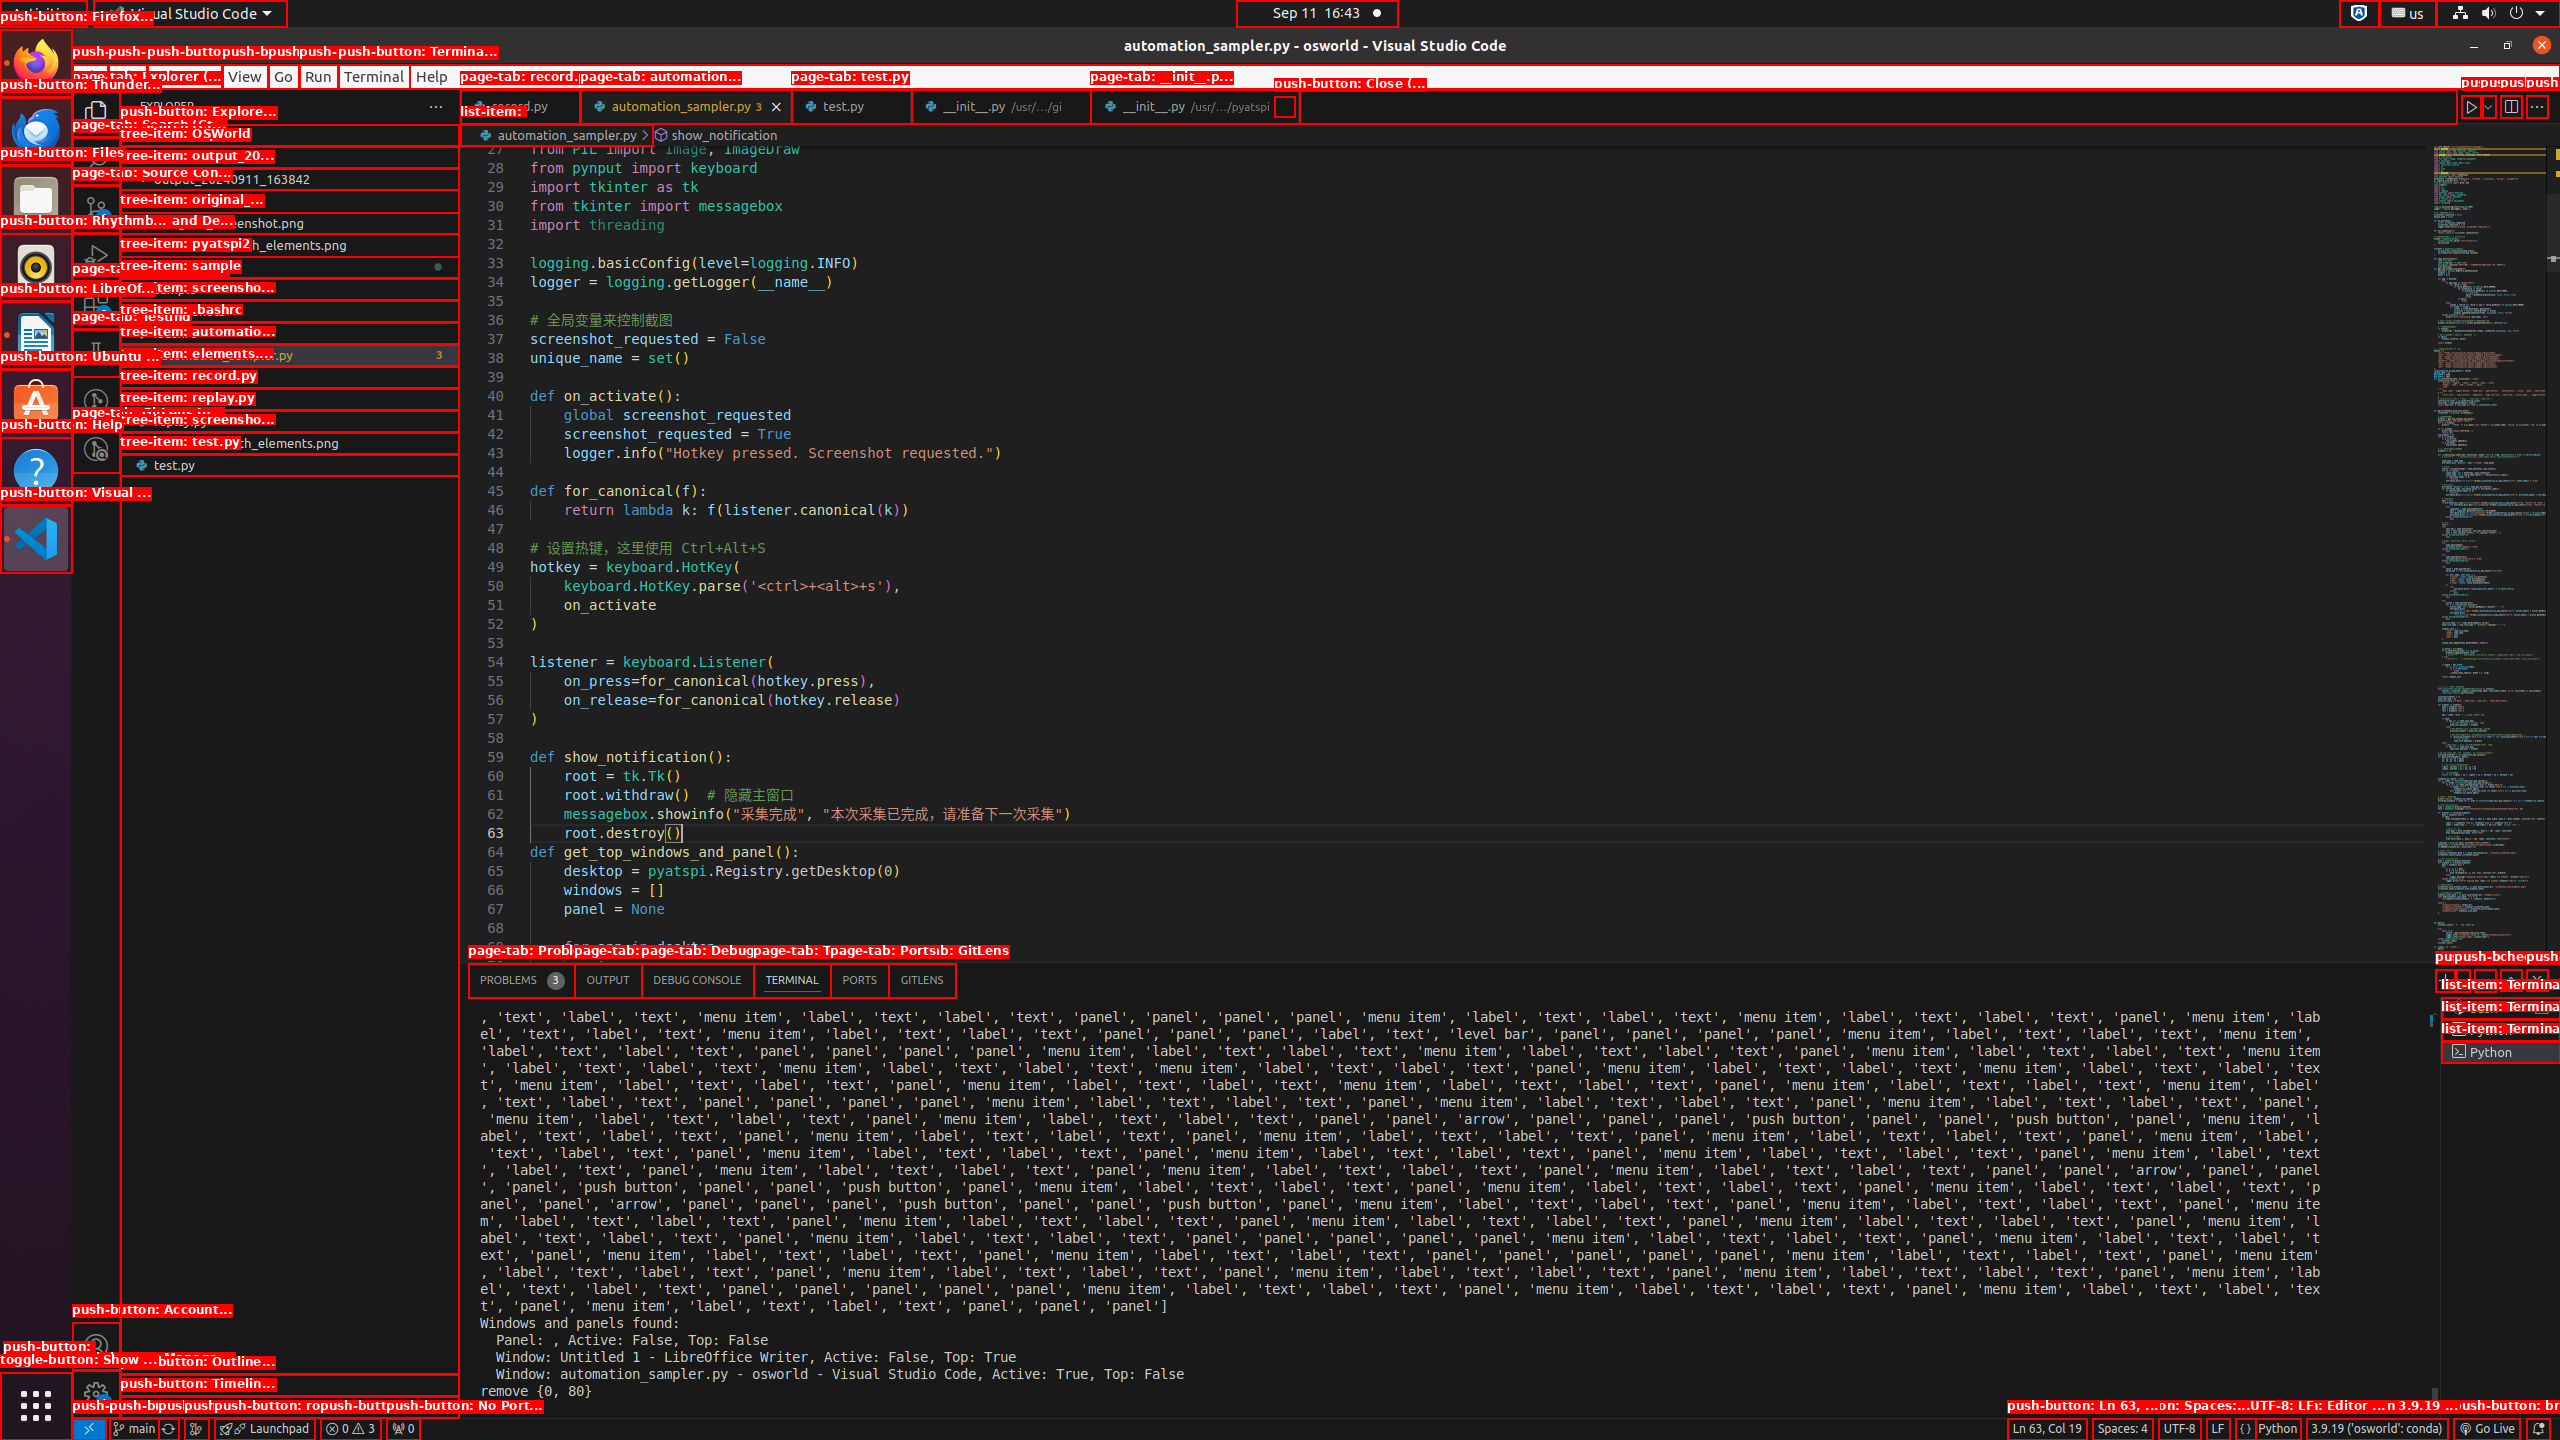  I want to click on 'Run Python File', so click(2470, 106).